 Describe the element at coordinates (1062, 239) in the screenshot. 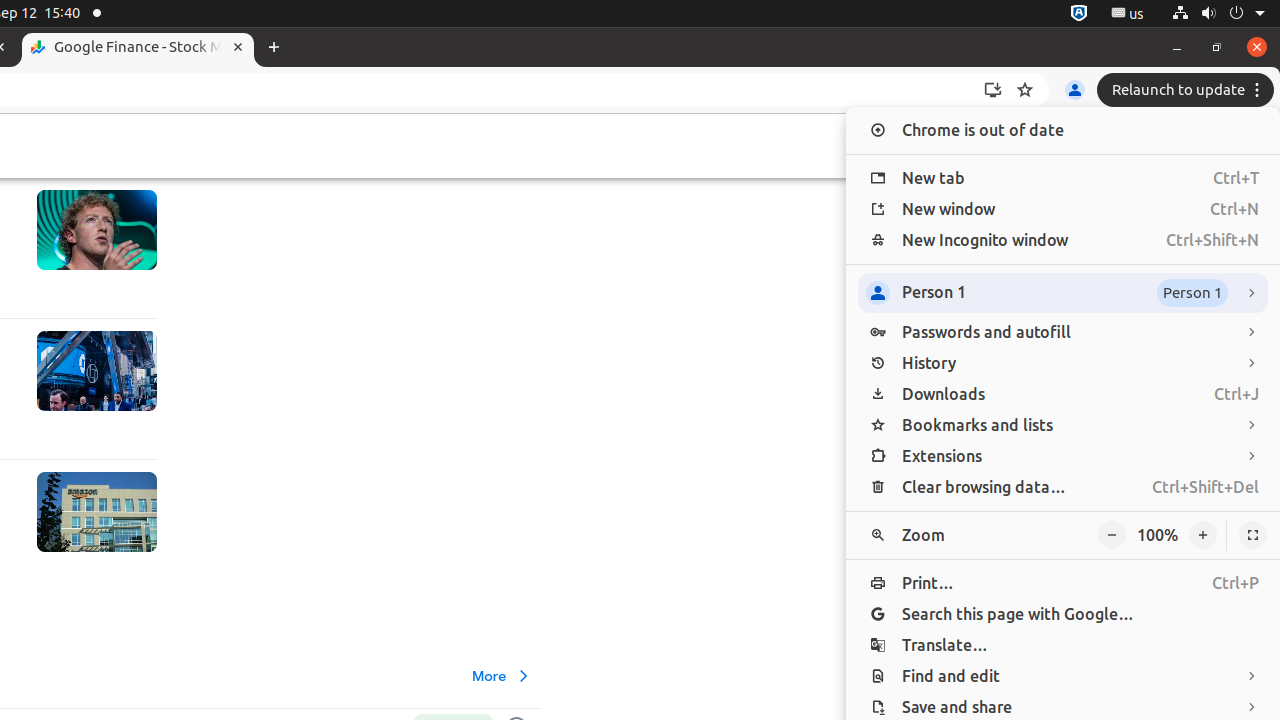

I see `'New Incognito window Ctrl+Shift+N'` at that location.